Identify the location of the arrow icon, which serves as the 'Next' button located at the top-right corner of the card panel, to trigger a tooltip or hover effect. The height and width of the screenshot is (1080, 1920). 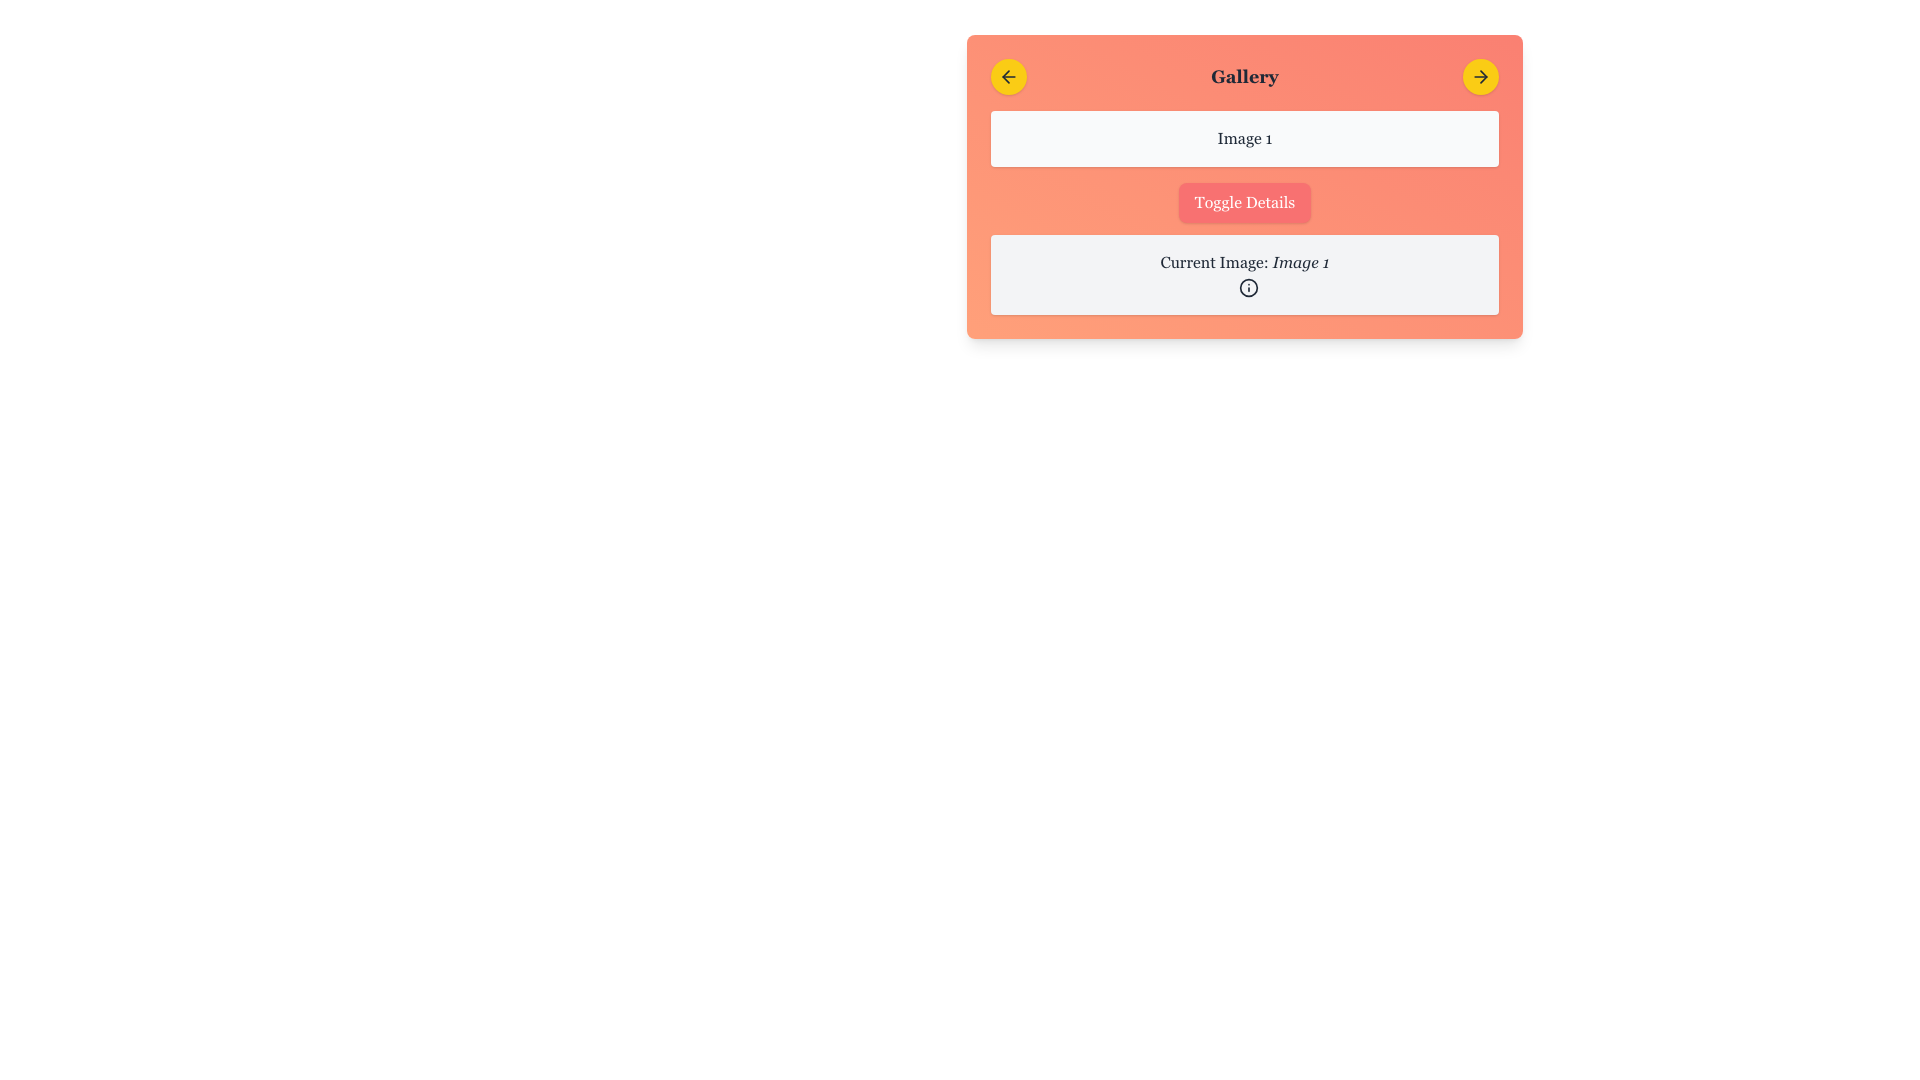
(1480, 76).